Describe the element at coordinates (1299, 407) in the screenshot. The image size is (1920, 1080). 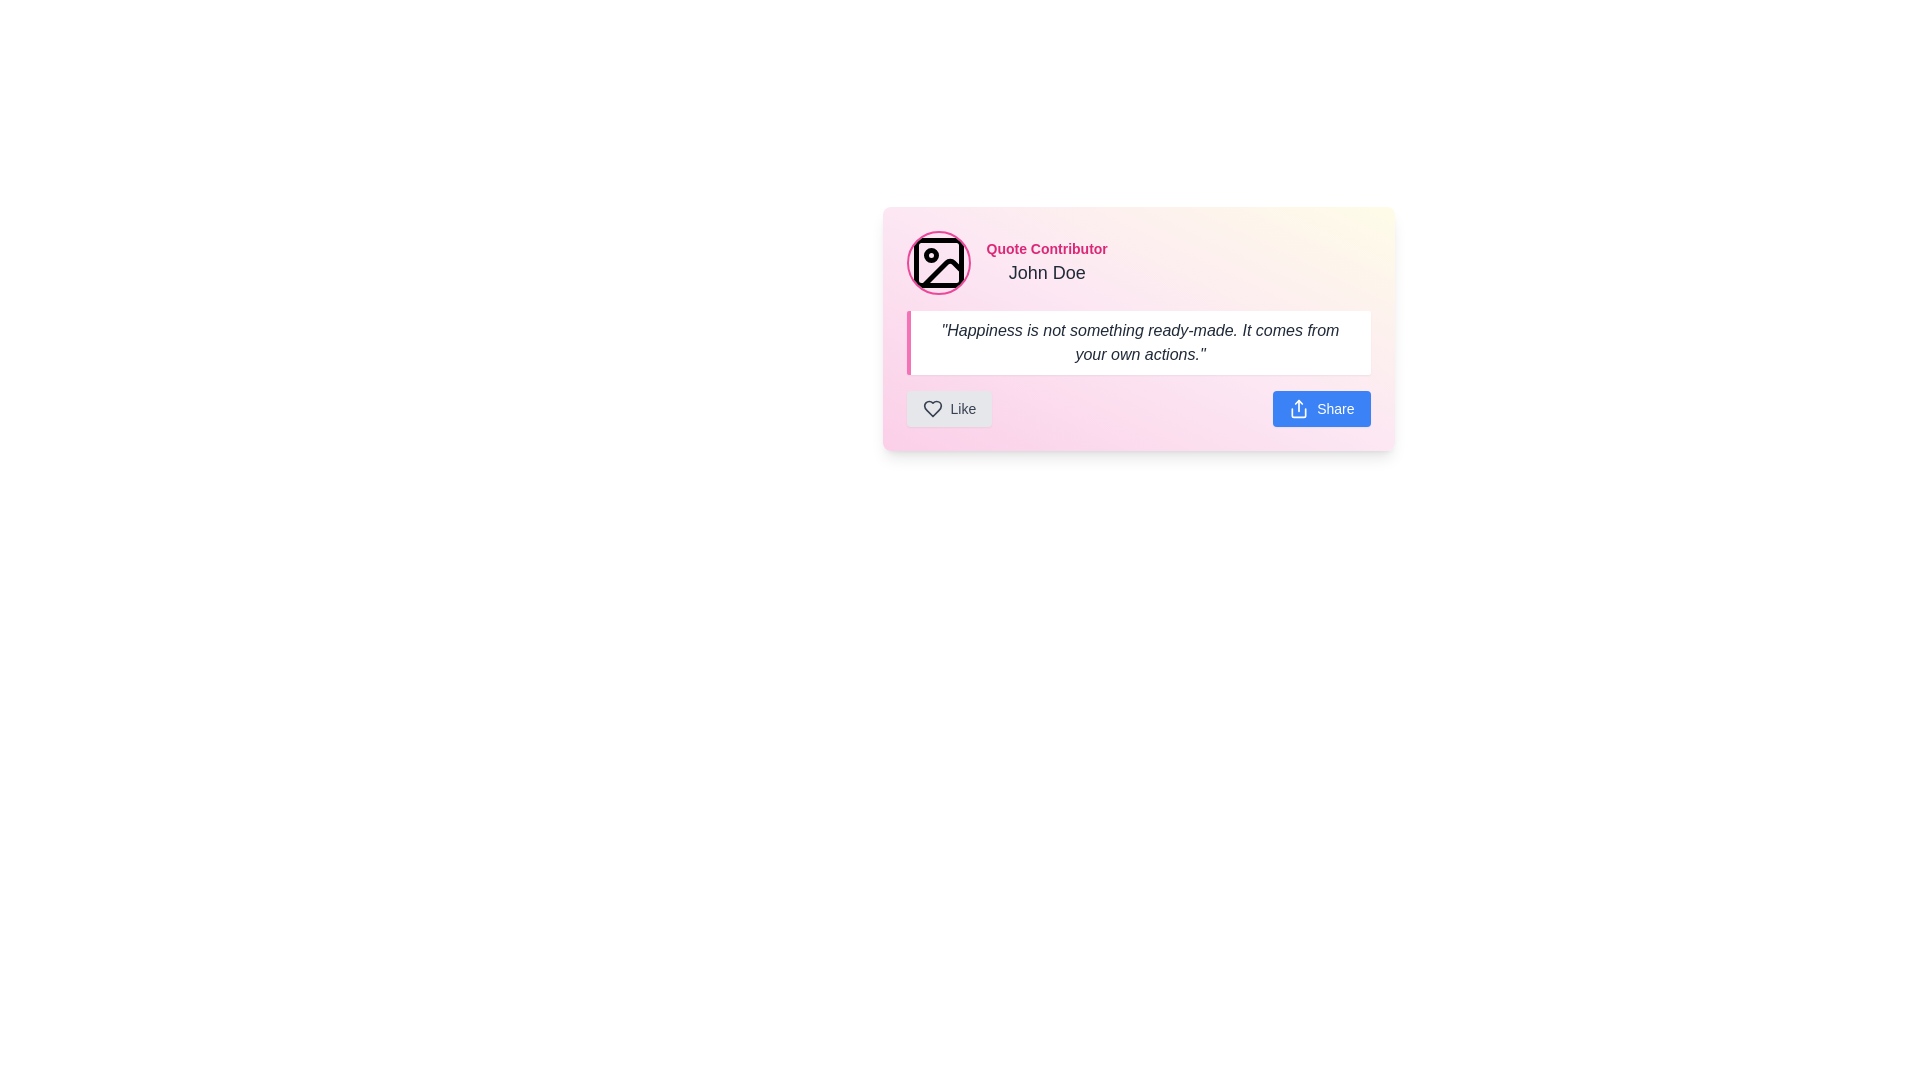
I see `the minimalistic, line-drawn share icon located to the left of the 'Share' button in the bottom-right corner of the card` at that location.